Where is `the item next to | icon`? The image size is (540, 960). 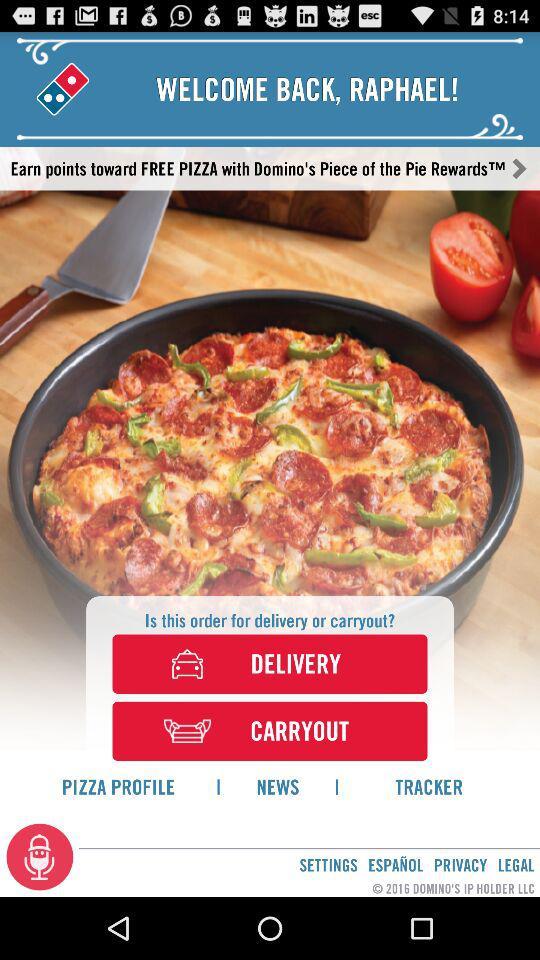 the item next to | icon is located at coordinates (276, 786).